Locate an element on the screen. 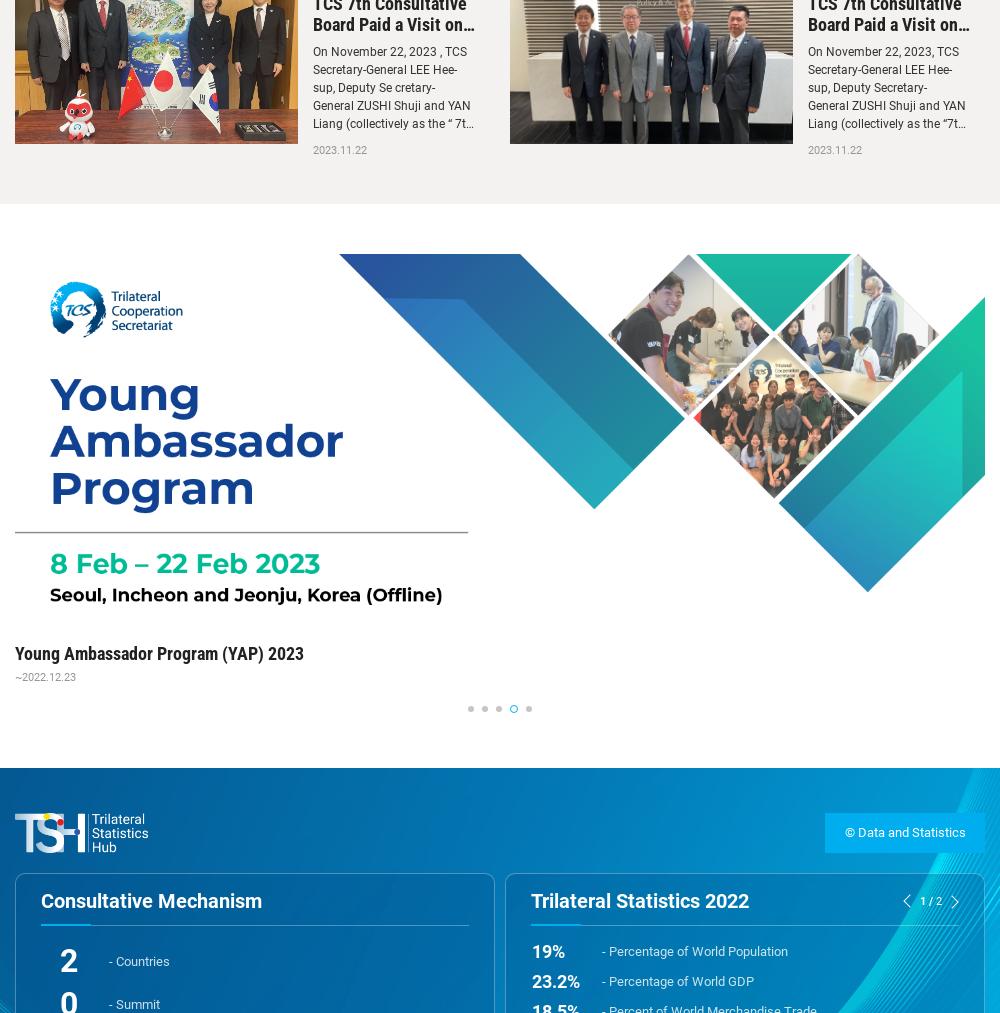 This screenshot has height=1013, width=1000. 'CJK Marathon 2022 Virtual Run' is located at coordinates (128, 652).